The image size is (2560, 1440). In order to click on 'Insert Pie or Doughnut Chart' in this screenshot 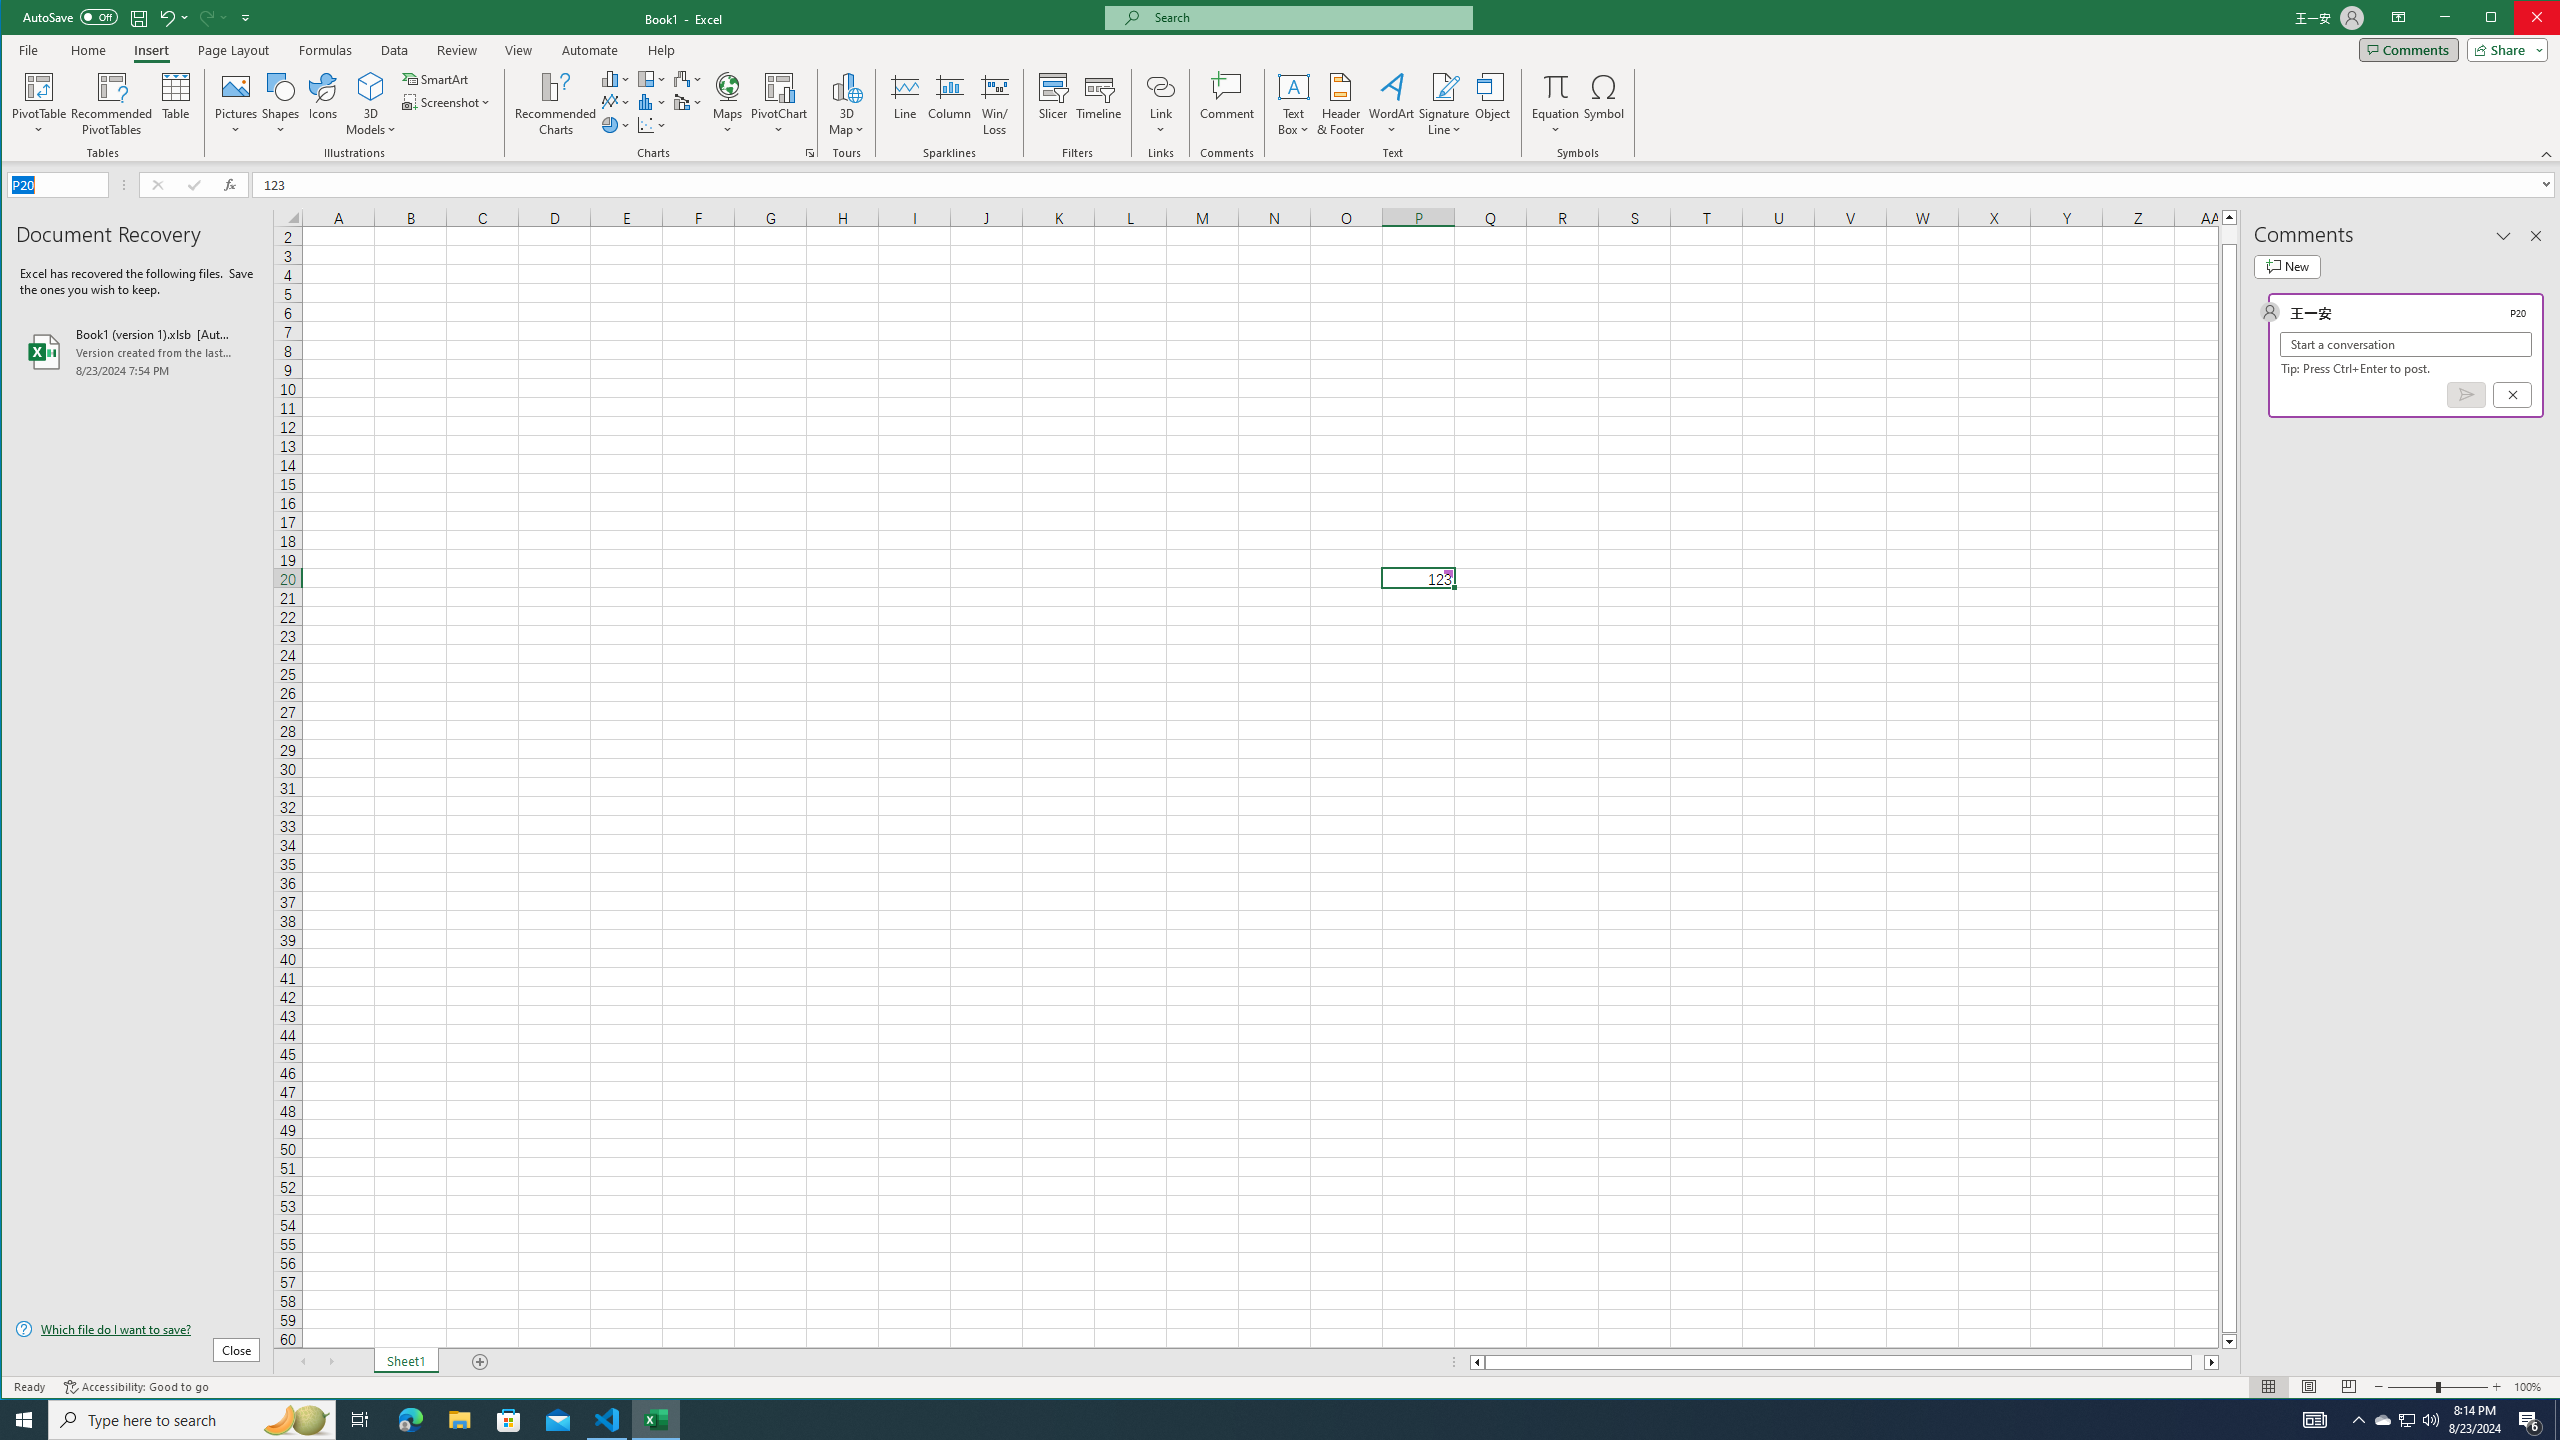, I will do `click(615, 125)`.